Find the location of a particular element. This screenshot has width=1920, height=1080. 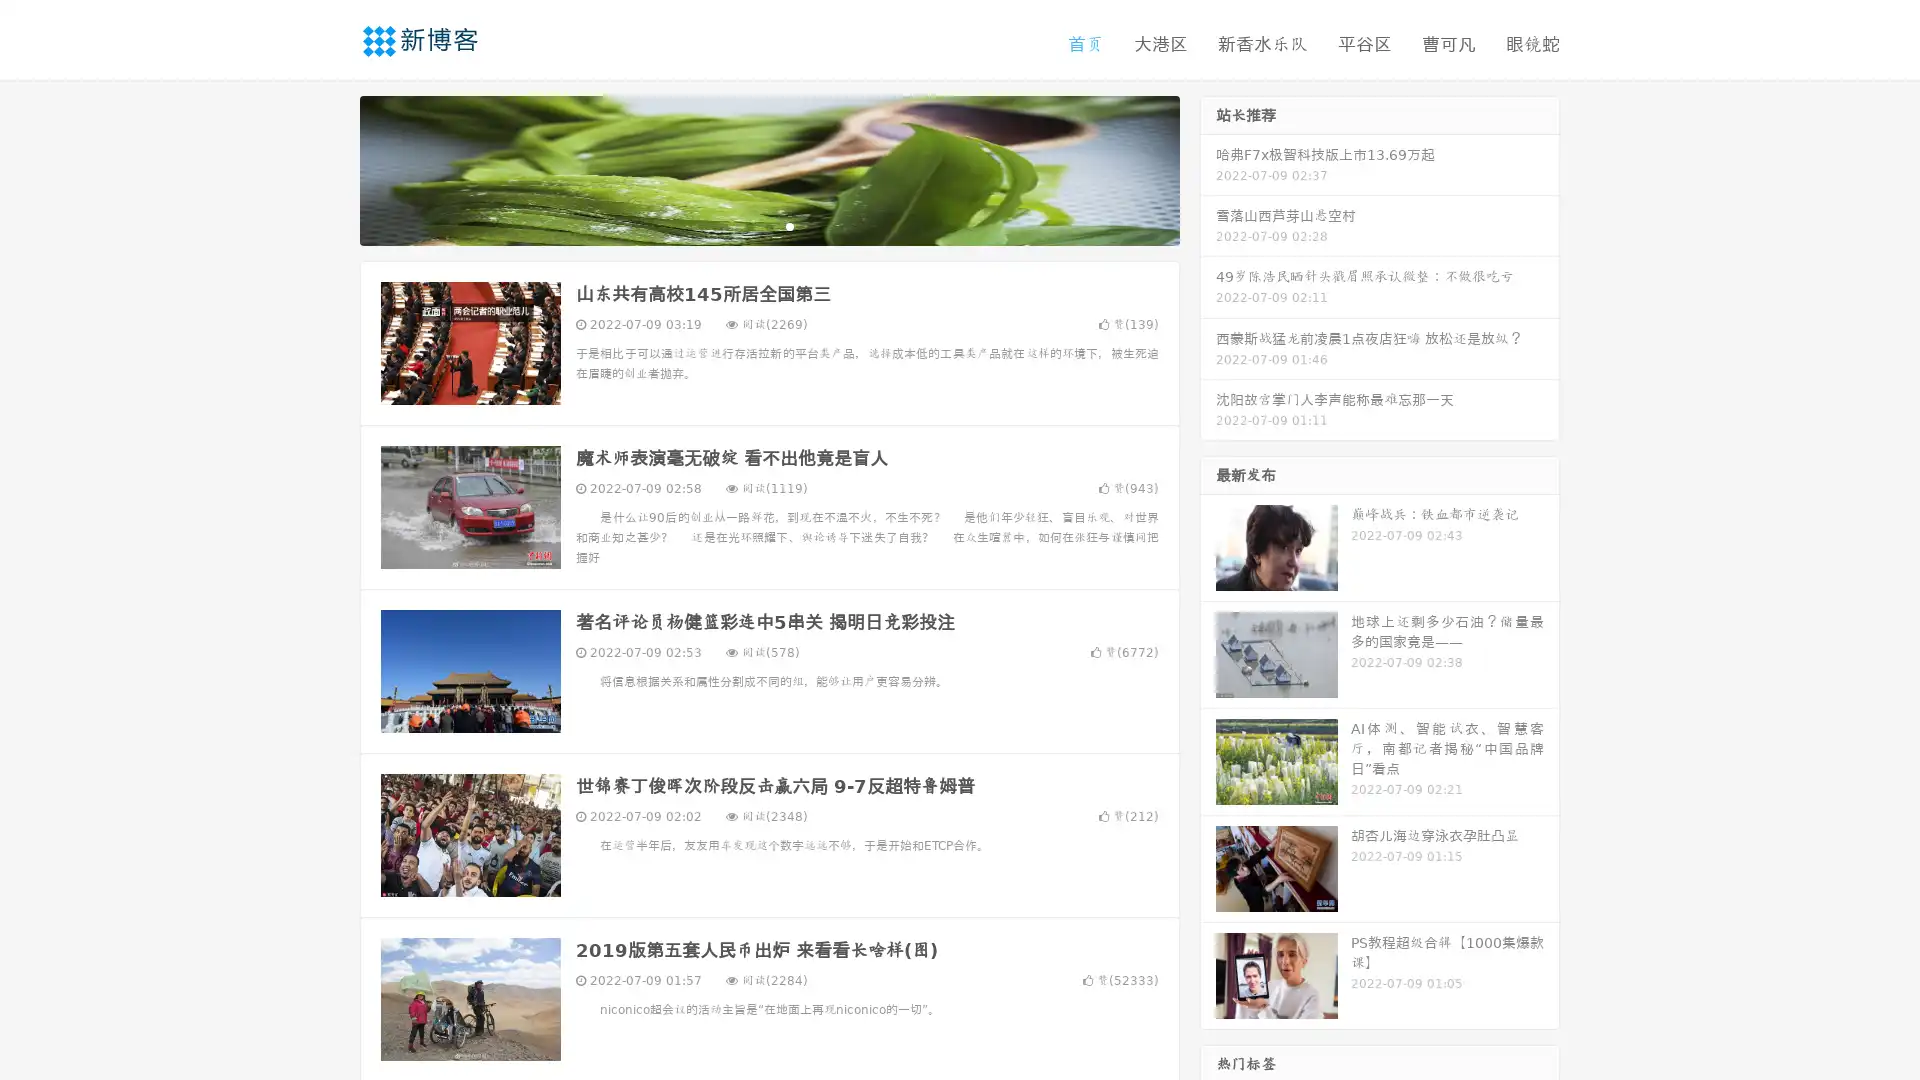

Previous slide is located at coordinates (330, 168).